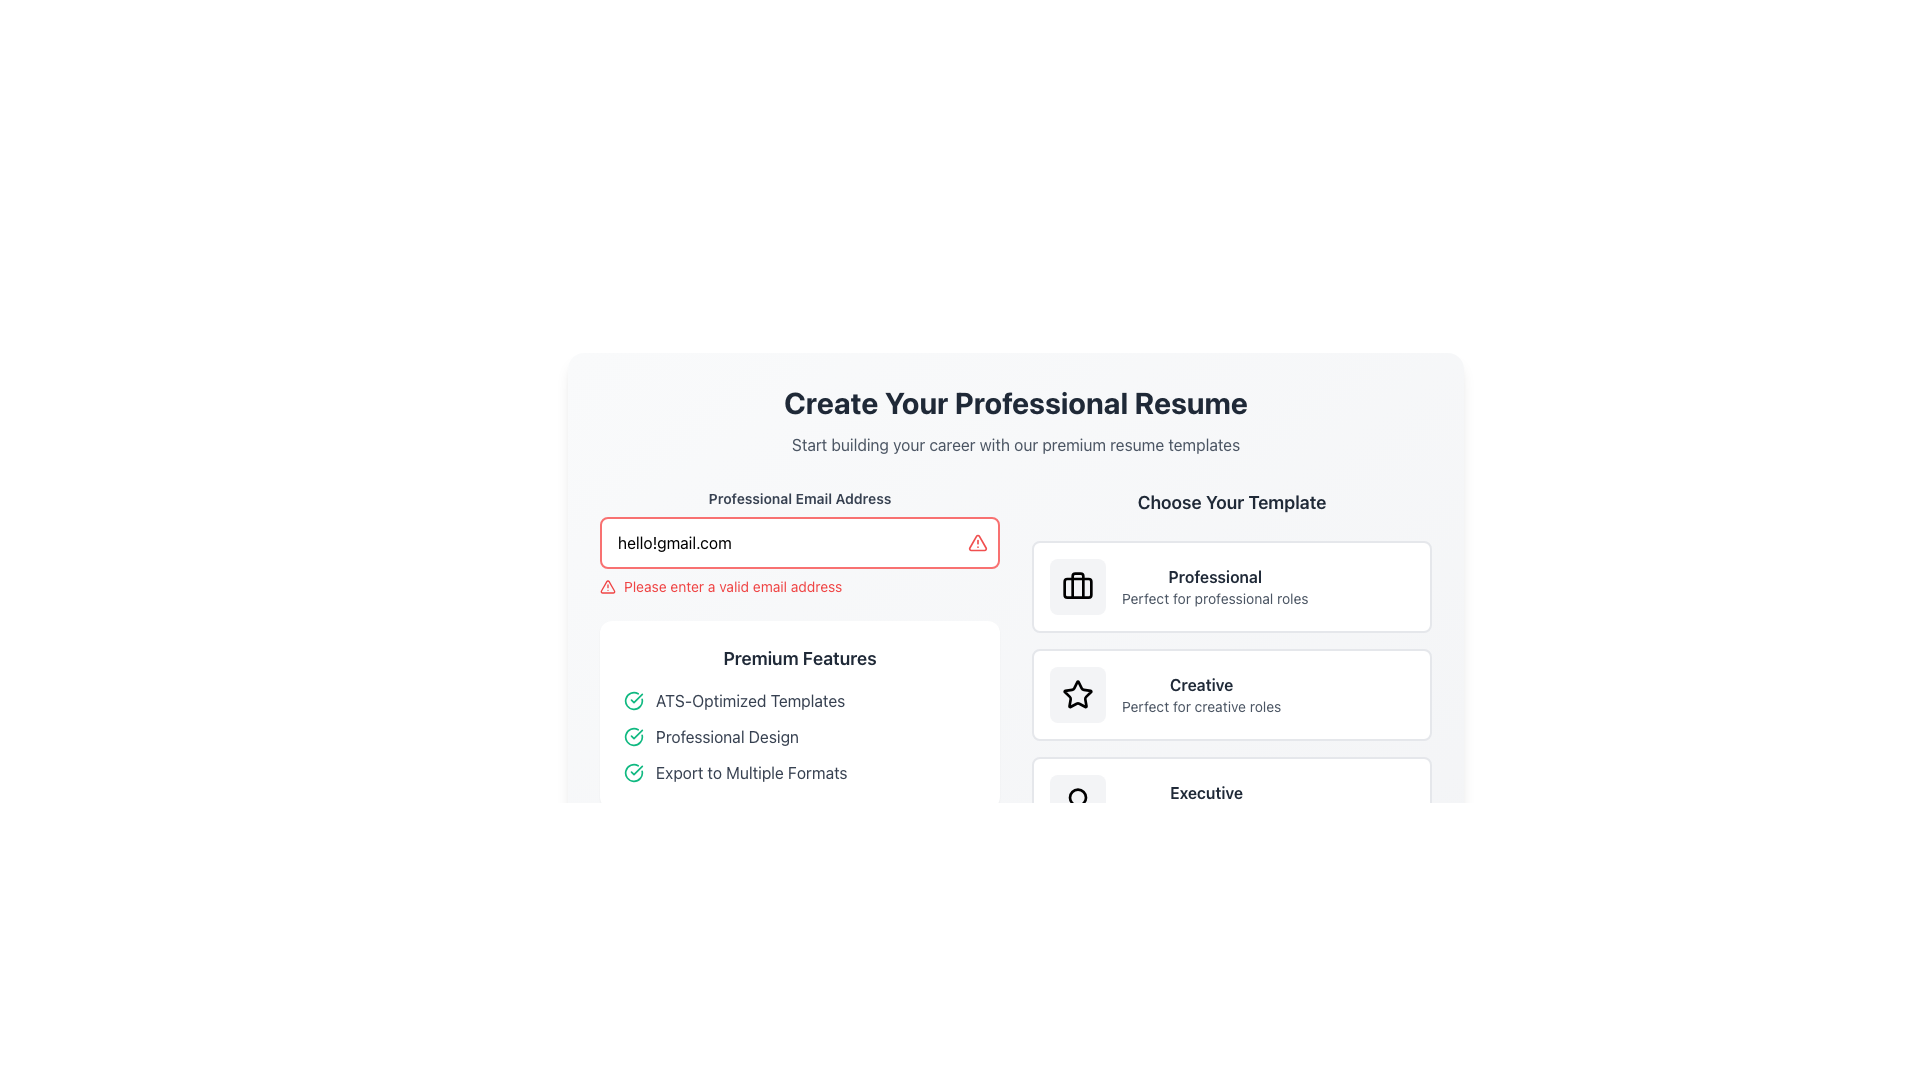 The image size is (1920, 1080). What do you see at coordinates (1077, 586) in the screenshot?
I see `the Icon handle of the 'Professional' template option, which is a narrow rounded rectangle positioned inside a briefcase icon on the right side of the interface` at bounding box center [1077, 586].